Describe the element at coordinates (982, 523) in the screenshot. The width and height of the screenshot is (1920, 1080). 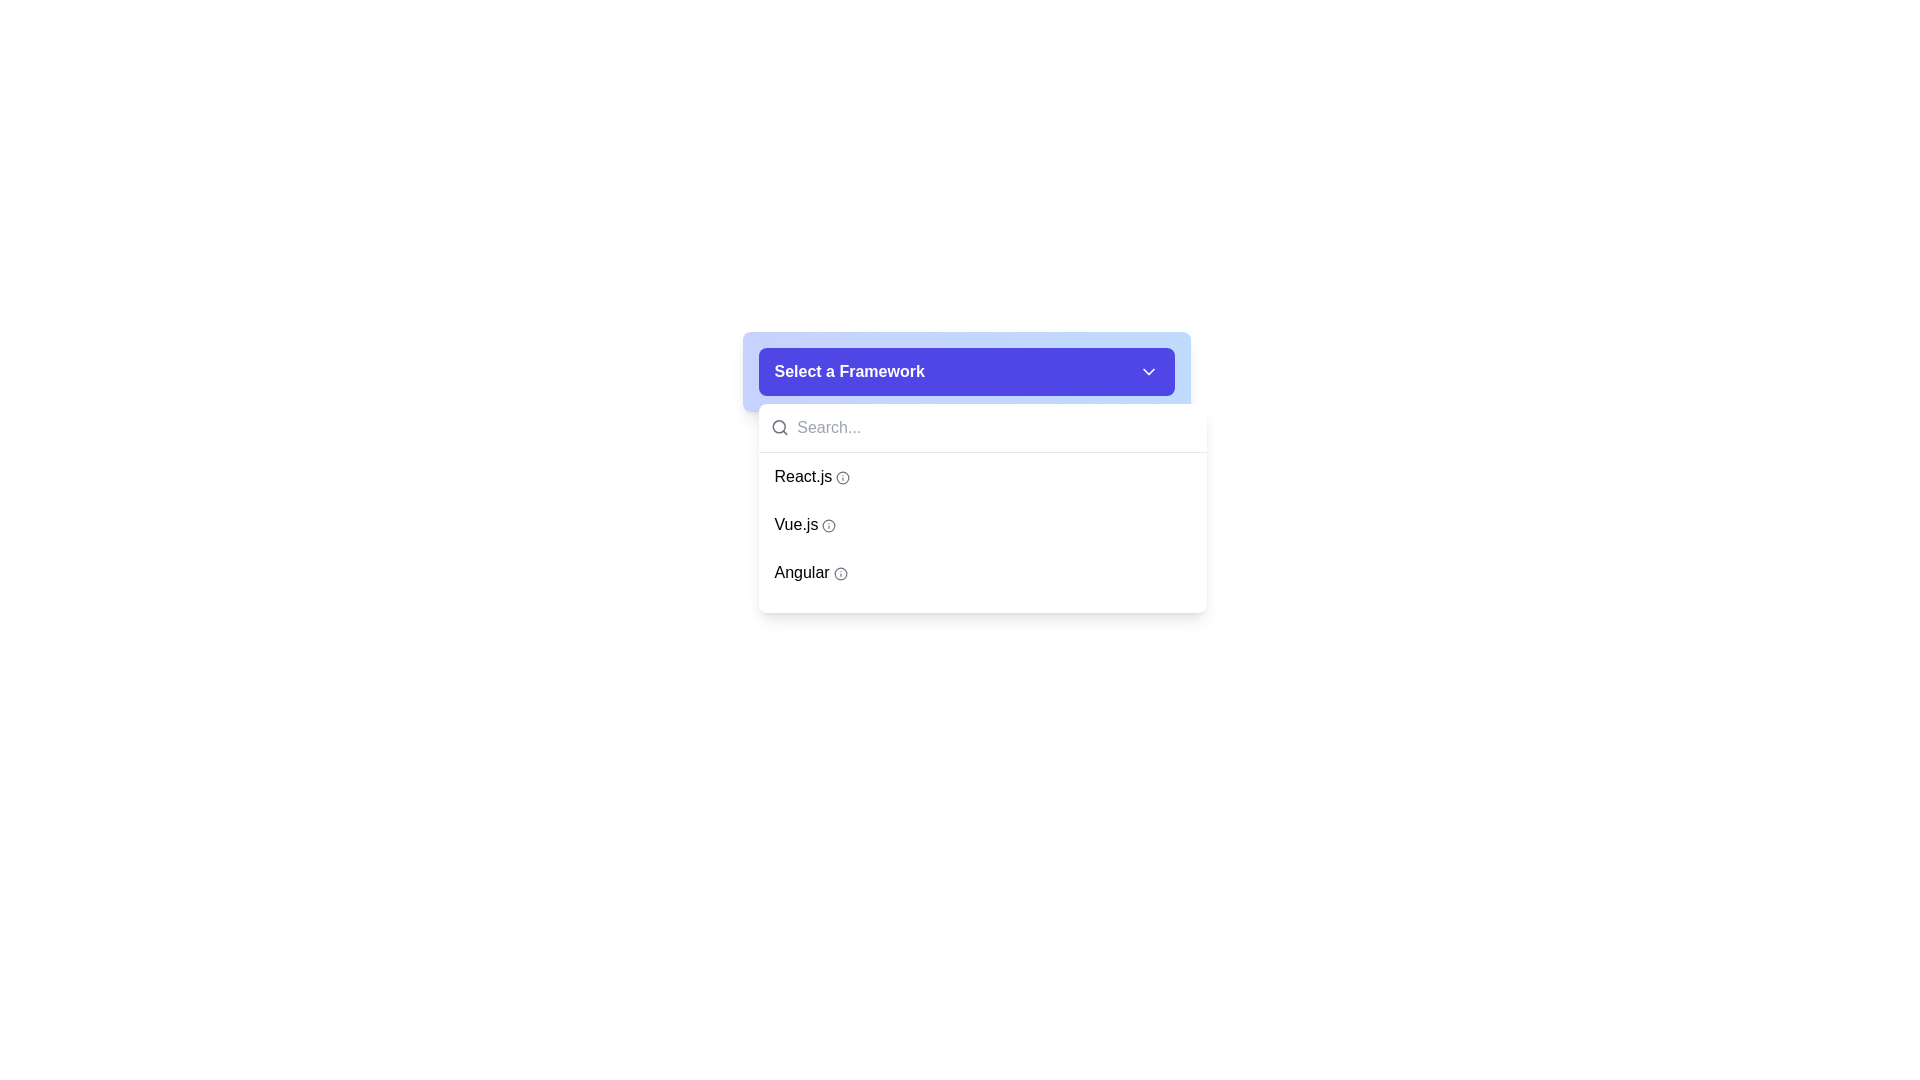
I see `the selectable list item displaying 'Vue.js'` at that location.